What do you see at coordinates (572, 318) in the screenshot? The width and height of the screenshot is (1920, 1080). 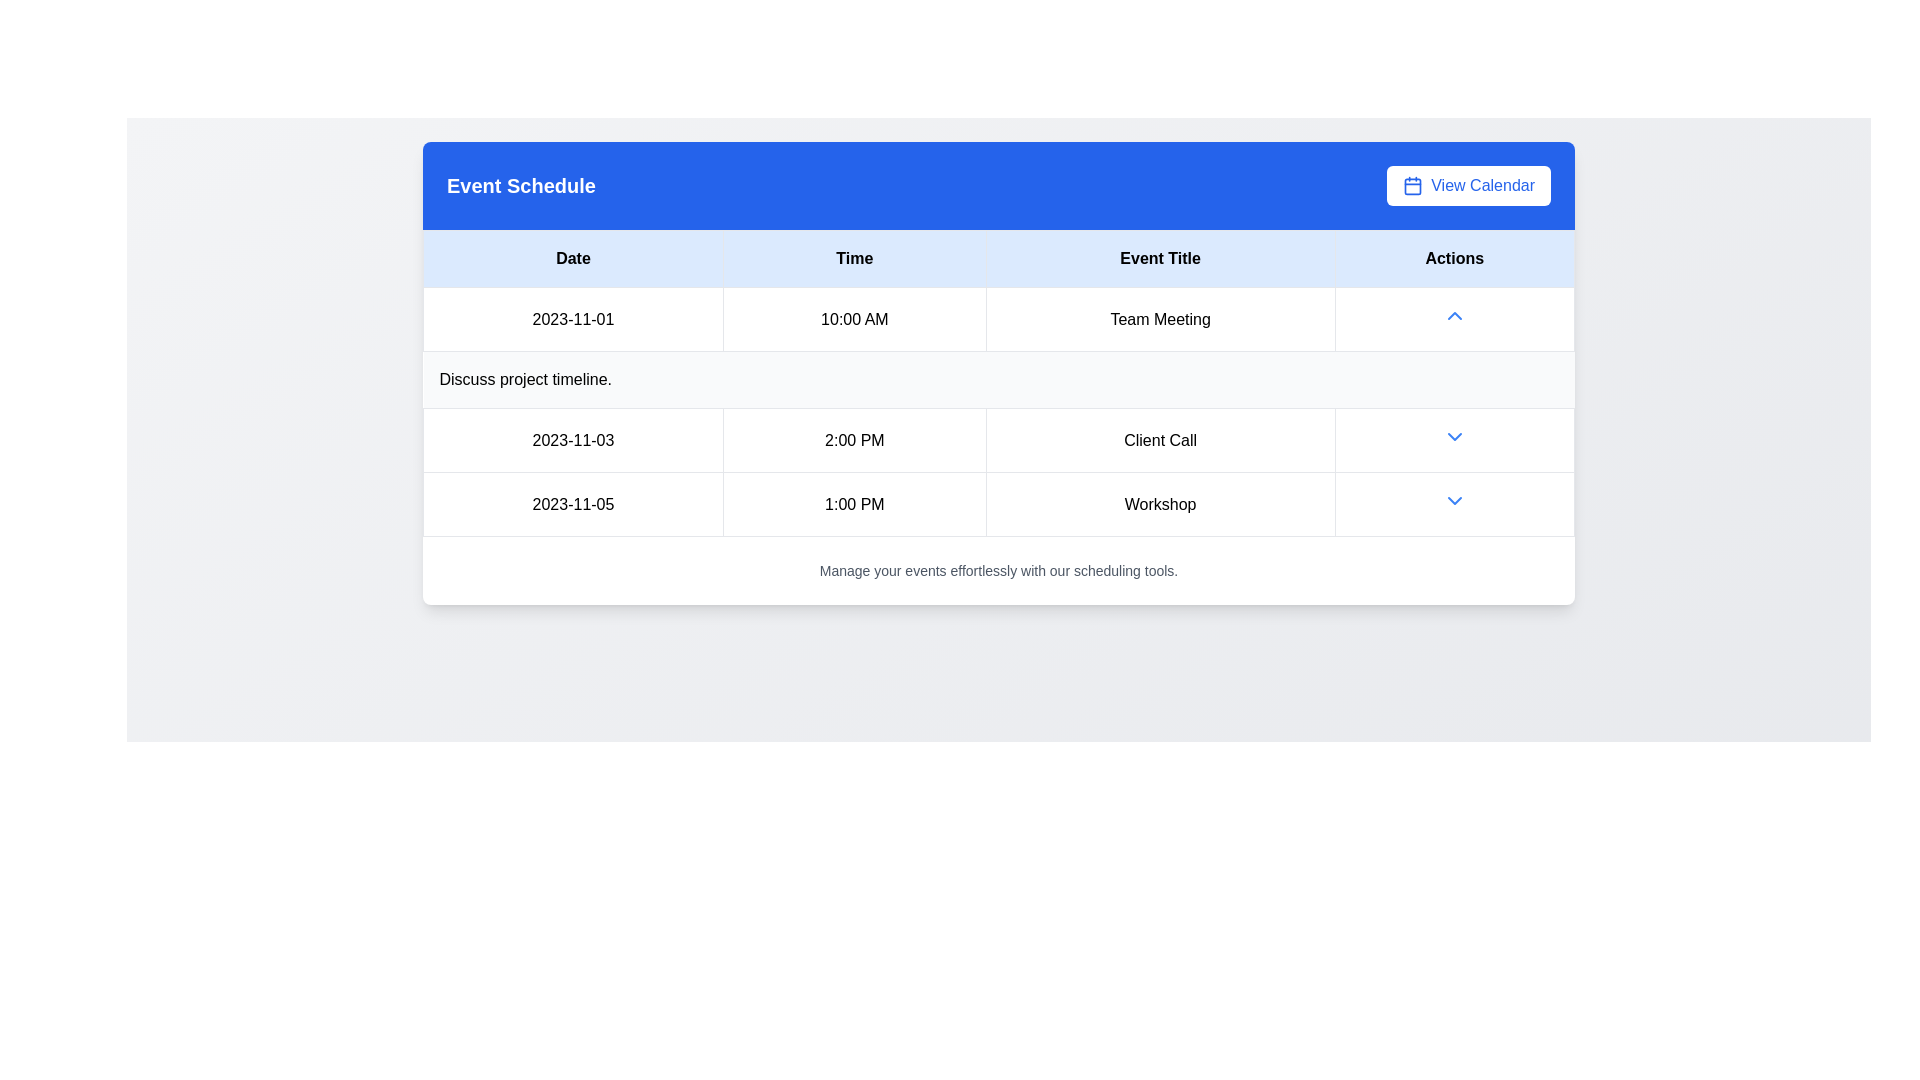 I see `the static text display showing the date '2023-11-01', located in the first row of the 'Date' column of the data table` at bounding box center [572, 318].